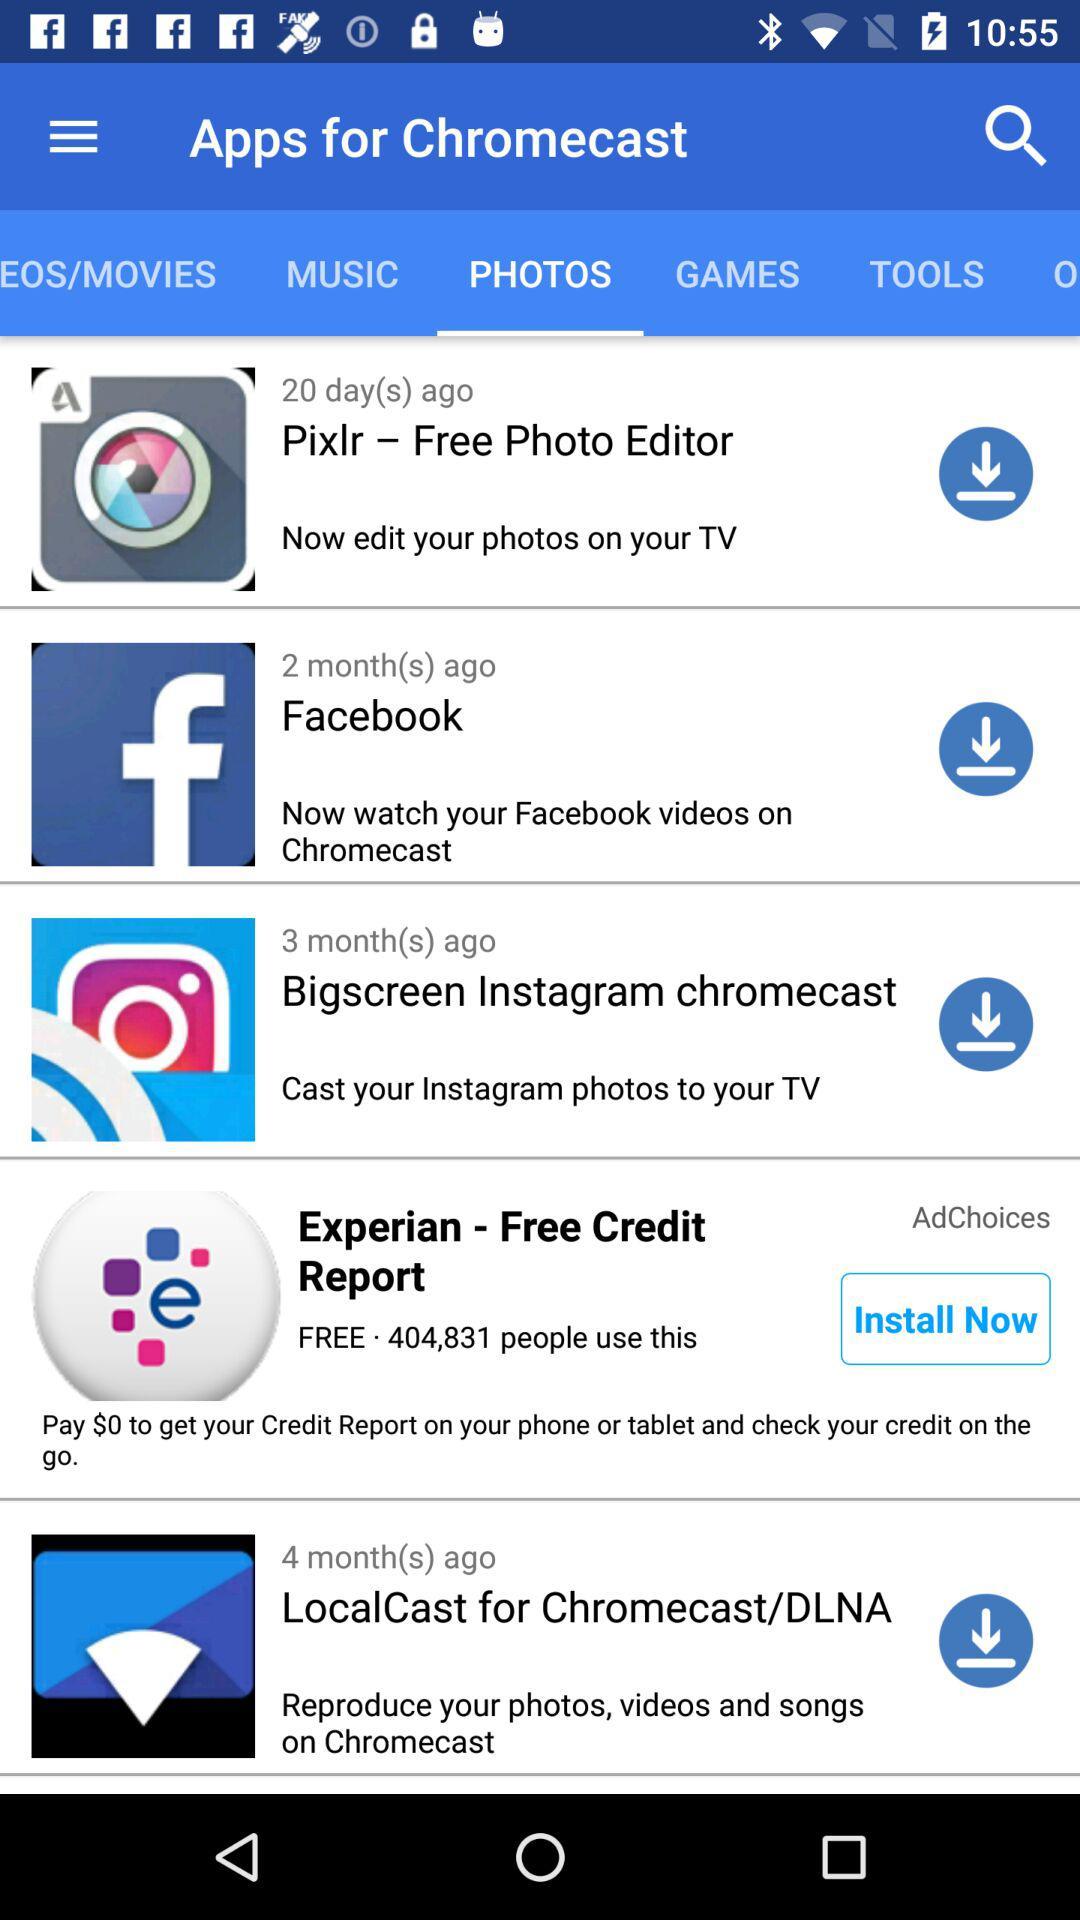  Describe the element at coordinates (1017, 135) in the screenshot. I see `item next to the apps for chromecast item` at that location.